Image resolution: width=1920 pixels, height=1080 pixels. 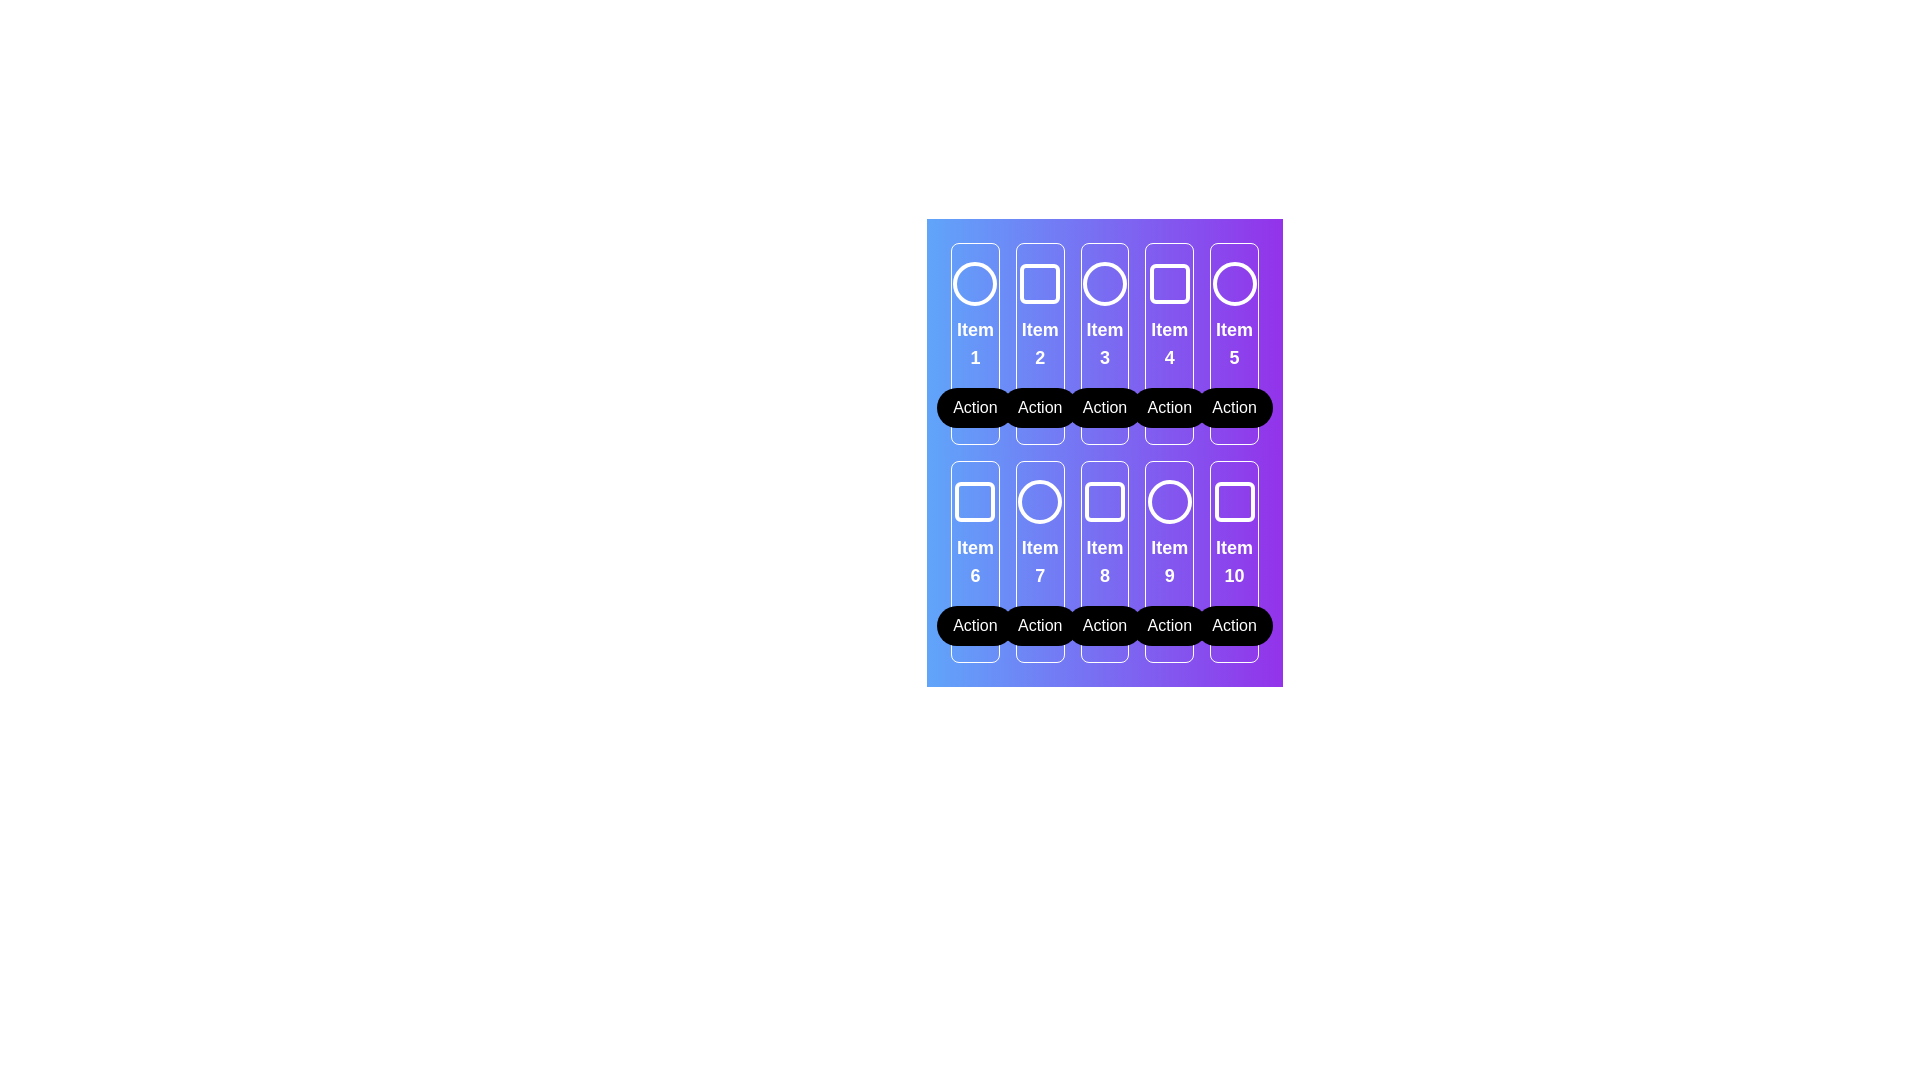 What do you see at coordinates (1103, 342) in the screenshot?
I see `the Composite UI element representing 'Item 3' in the grid layout, located in the first row and third column` at bounding box center [1103, 342].